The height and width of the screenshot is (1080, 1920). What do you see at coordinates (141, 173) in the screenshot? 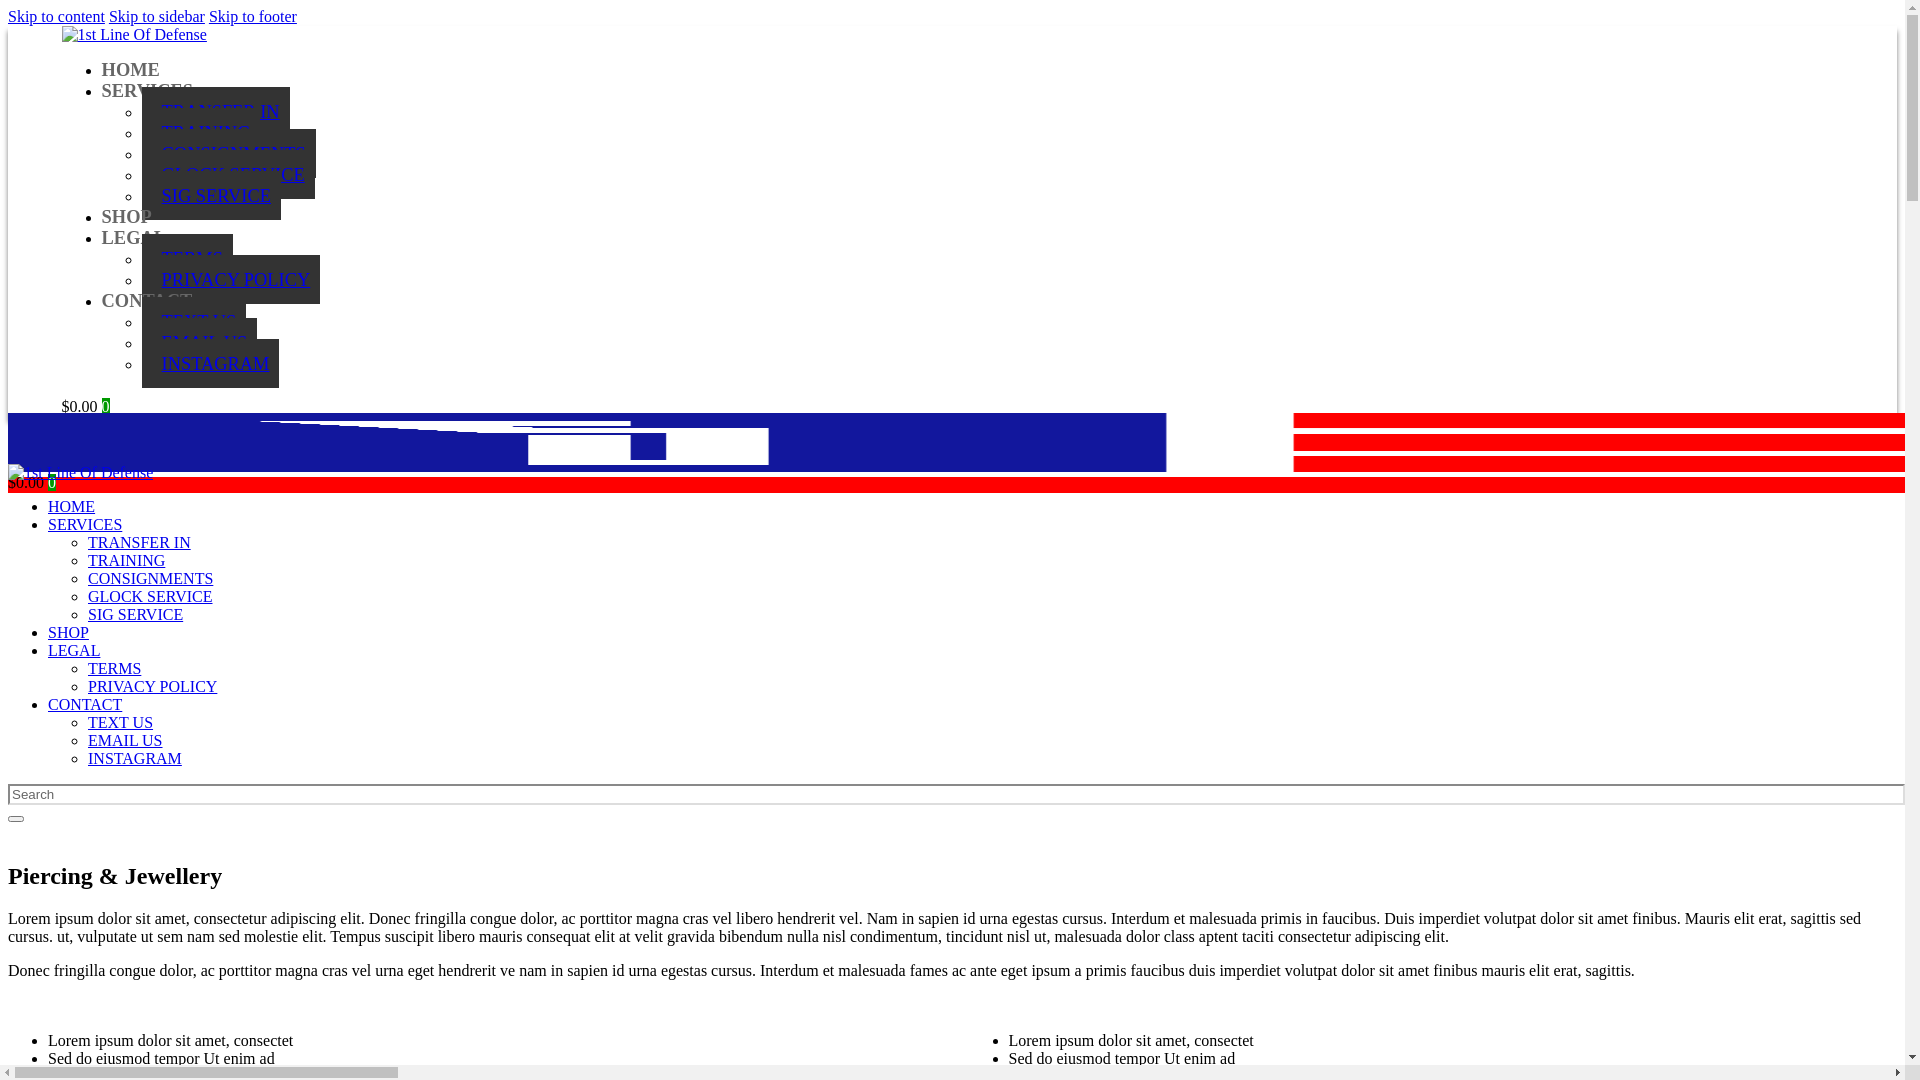
I see `'GLOCK SERVICE'` at bounding box center [141, 173].